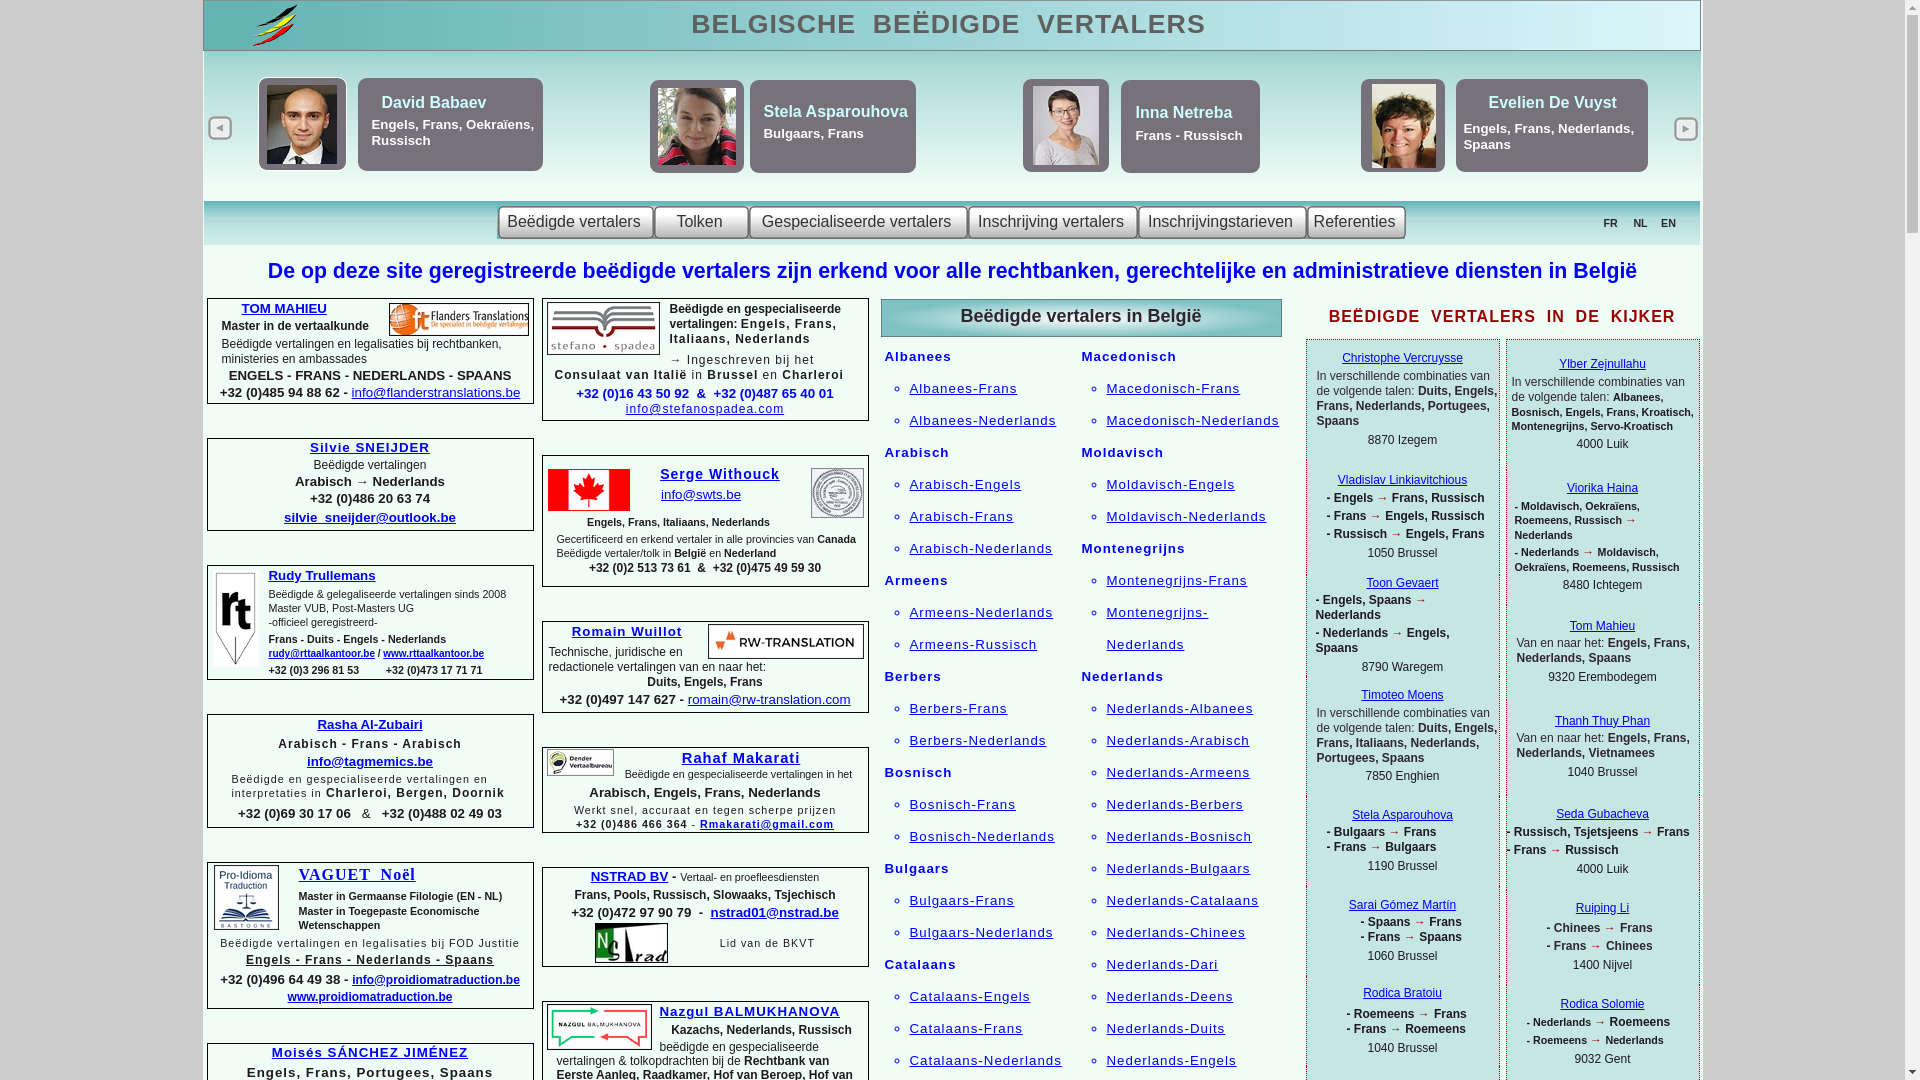 The image size is (1920, 1080). What do you see at coordinates (1640, 223) in the screenshot?
I see `'NL'` at bounding box center [1640, 223].